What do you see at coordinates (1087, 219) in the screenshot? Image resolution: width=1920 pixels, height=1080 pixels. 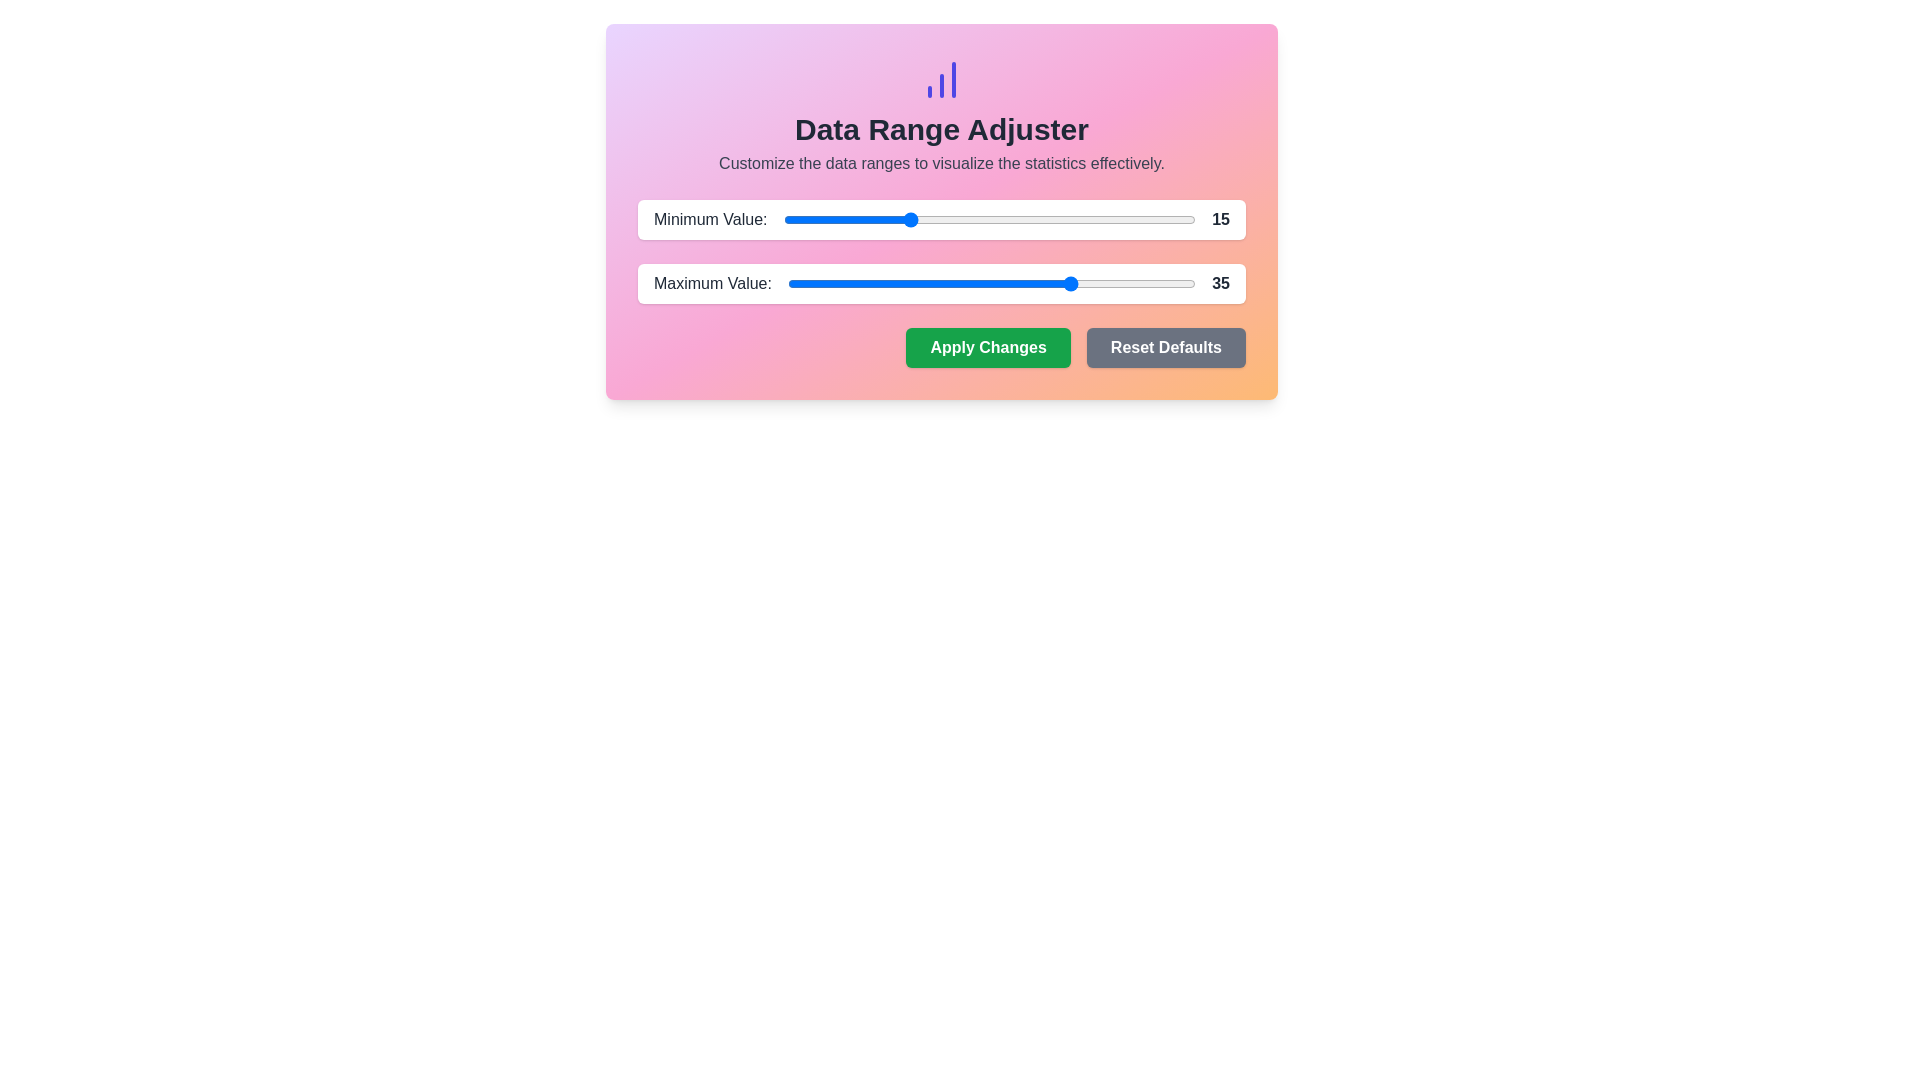 I see `the slider to set the range value to 37` at bounding box center [1087, 219].